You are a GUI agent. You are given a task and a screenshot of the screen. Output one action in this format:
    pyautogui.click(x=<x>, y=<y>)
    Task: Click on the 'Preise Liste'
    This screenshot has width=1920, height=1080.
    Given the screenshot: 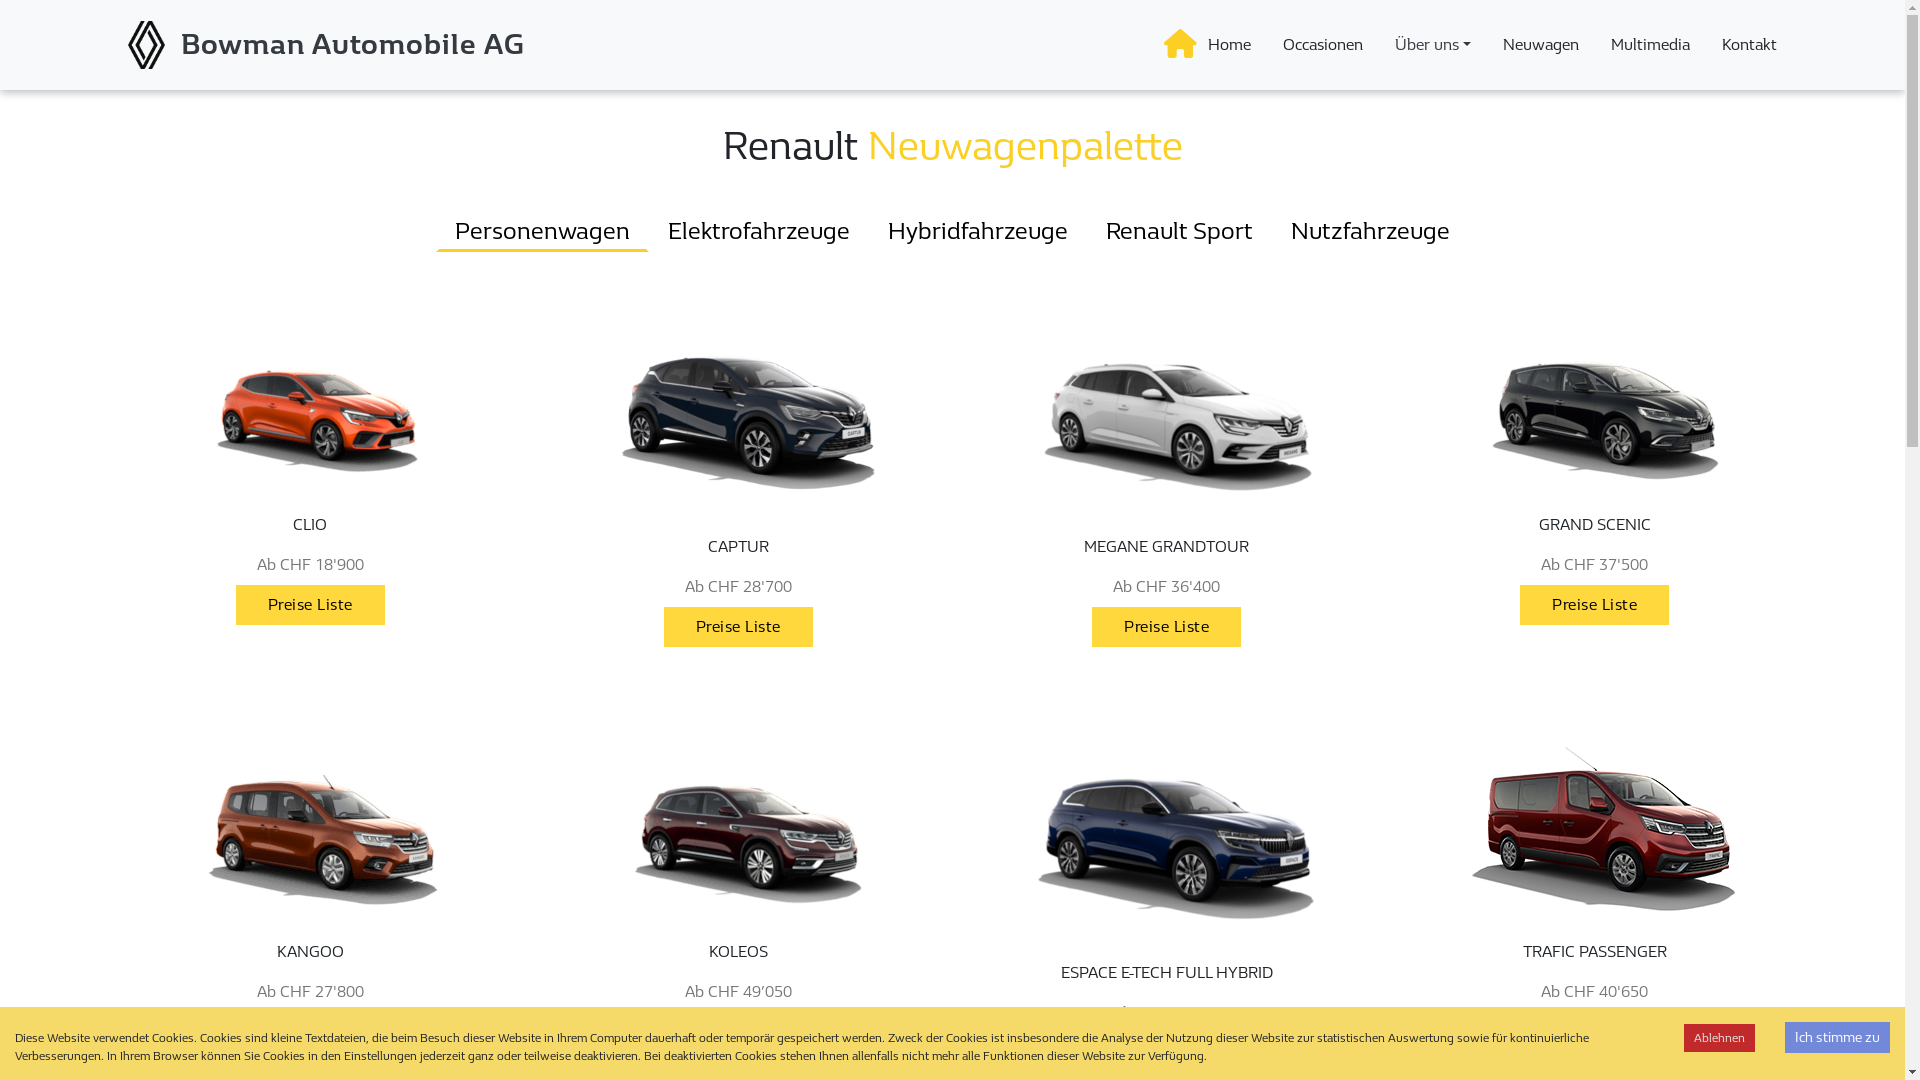 What is the action you would take?
    pyautogui.click(x=1166, y=626)
    